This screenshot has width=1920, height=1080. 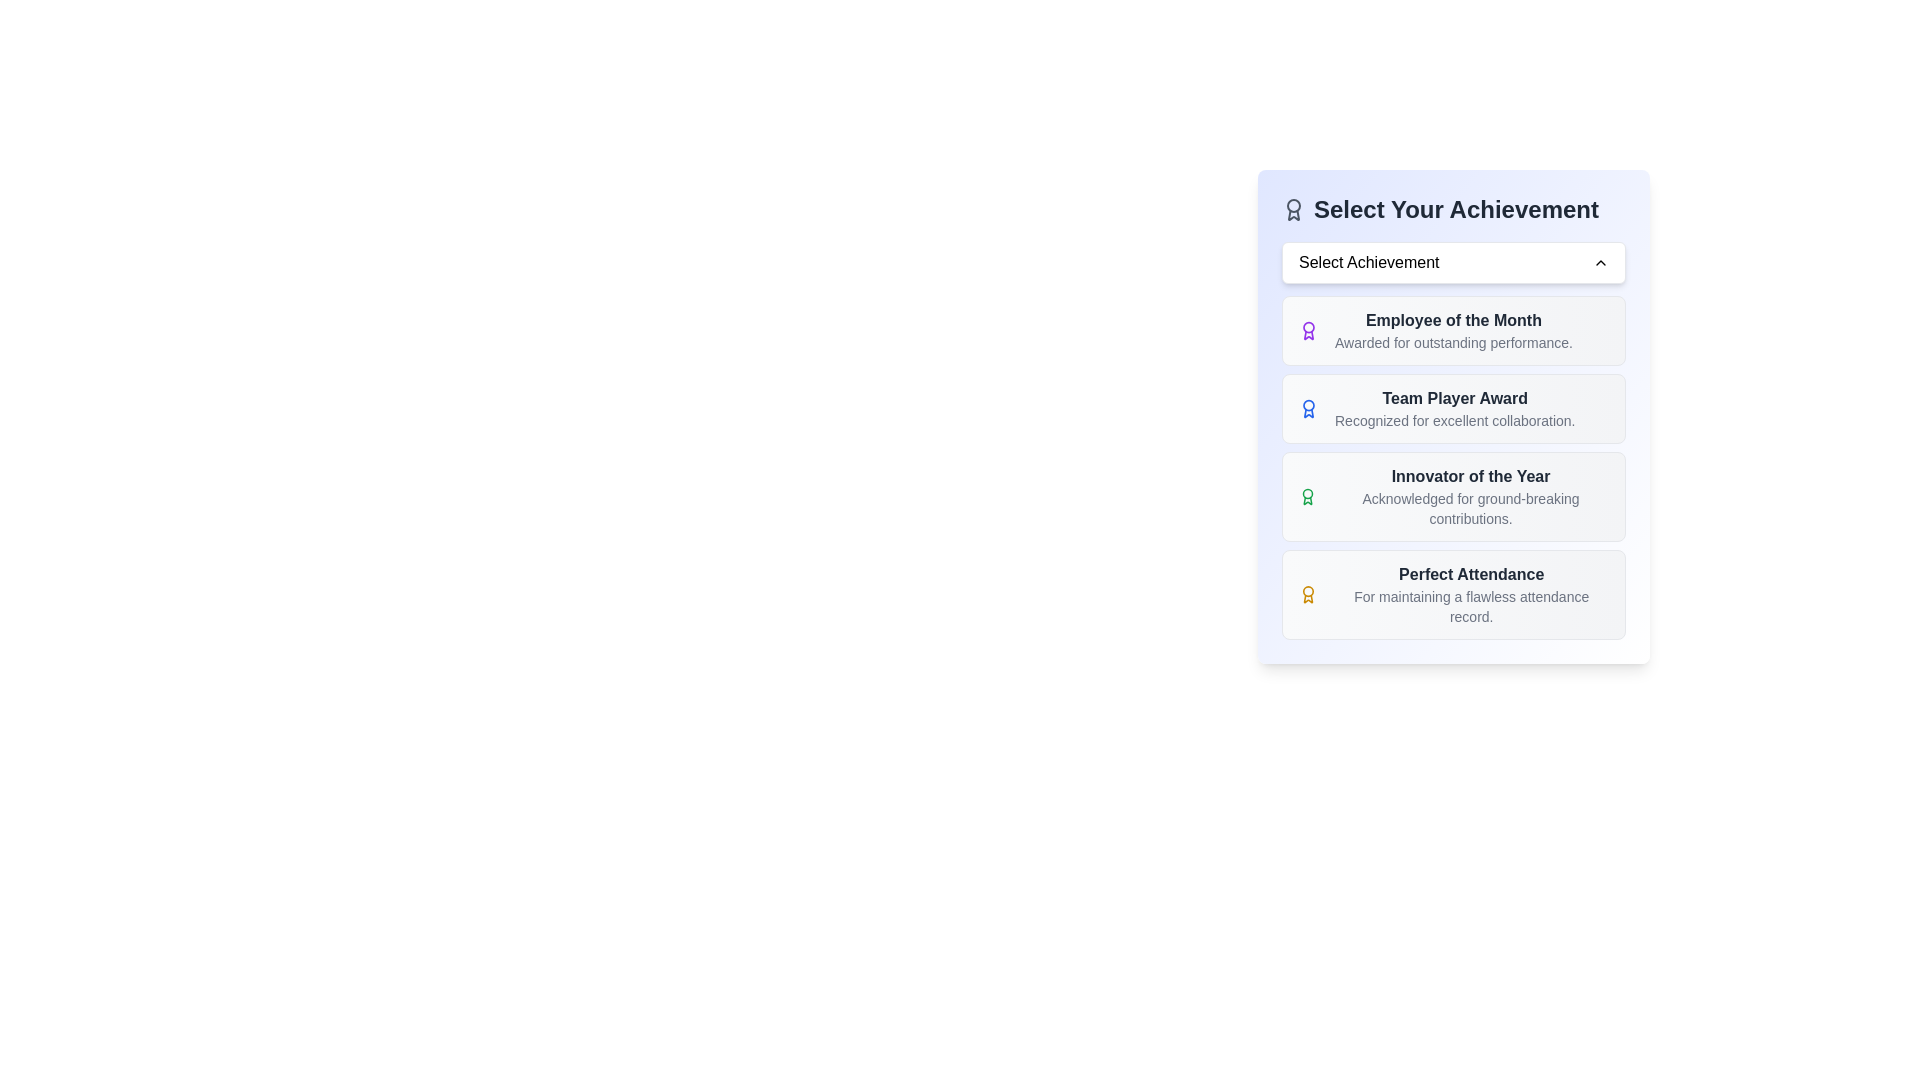 What do you see at coordinates (1294, 215) in the screenshot?
I see `the decorative icon element that is part of the award icon, located near the title 'Select Your Achievement' at the top-left of the panel` at bounding box center [1294, 215].